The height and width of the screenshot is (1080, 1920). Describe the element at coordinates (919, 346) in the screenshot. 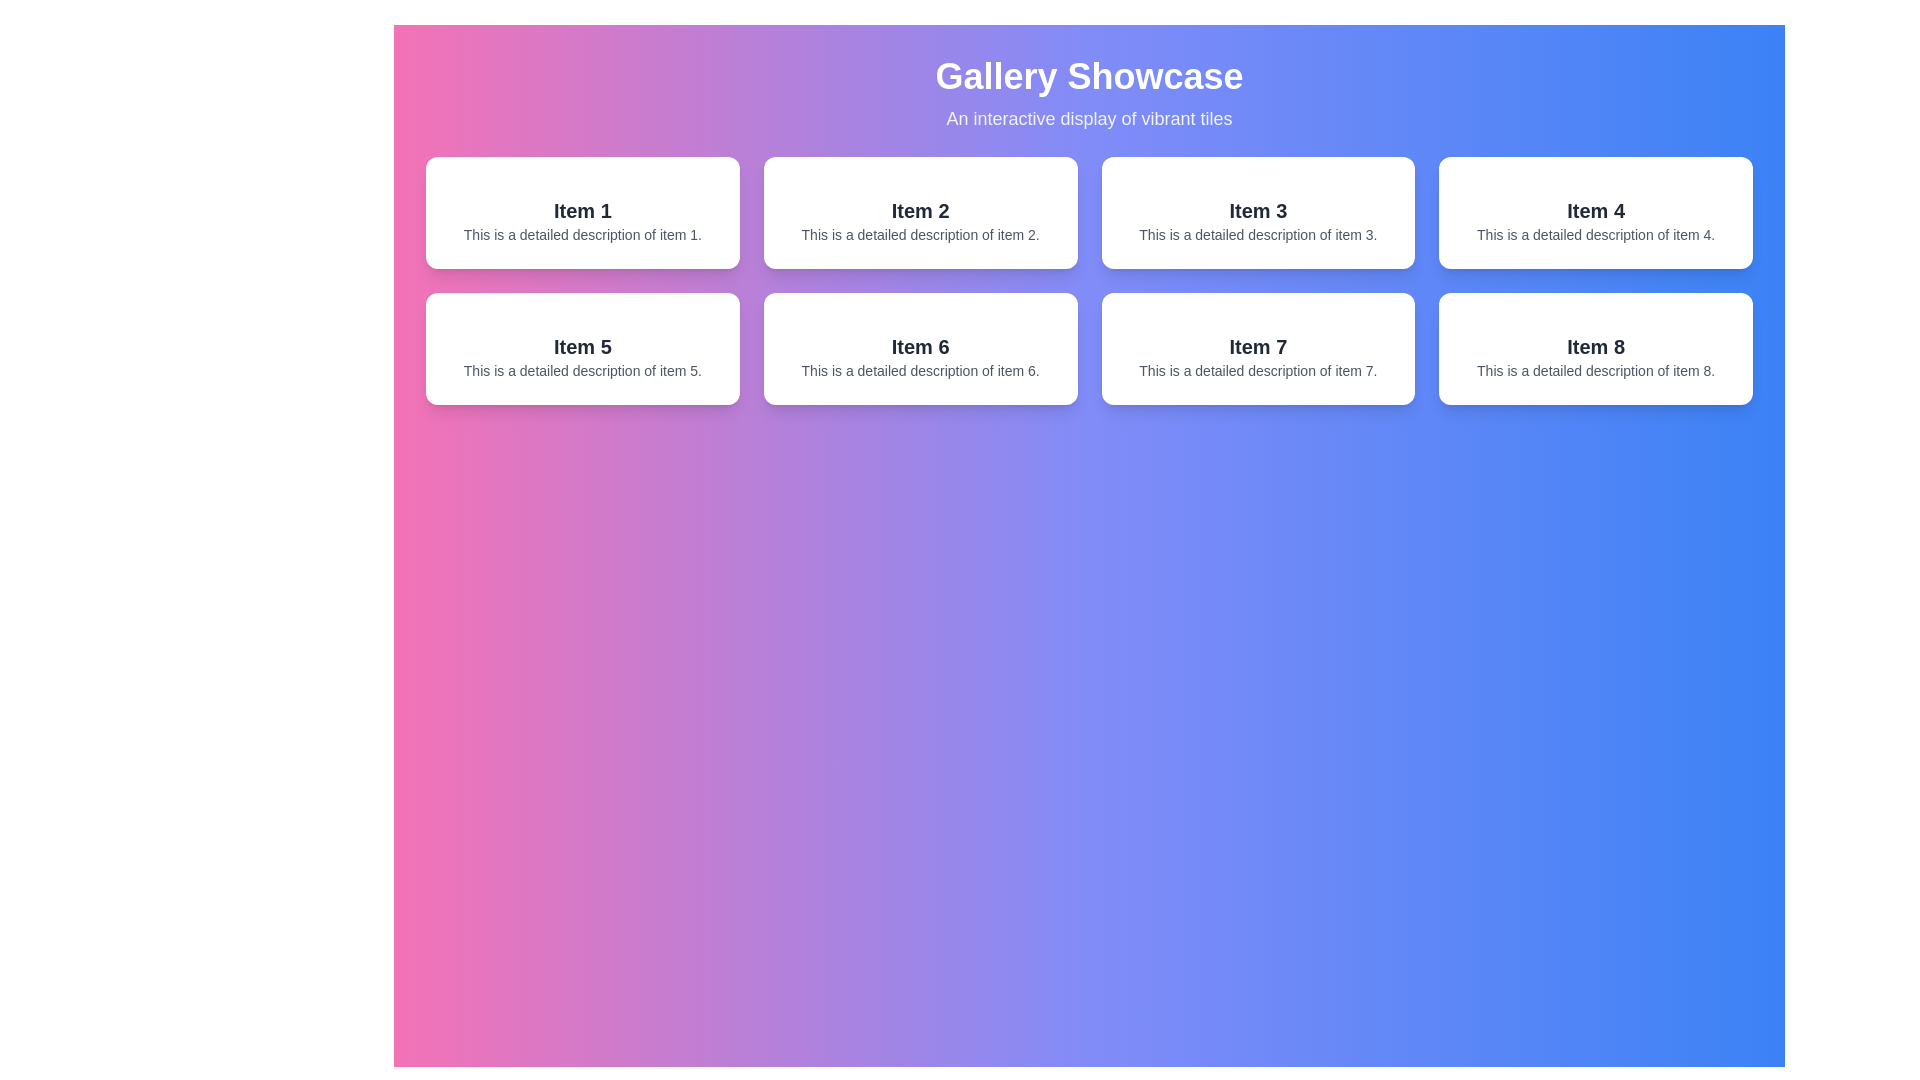

I see `the bold text label reading 'Item 6' located in the third row, second column of the grid layout to focus on the item` at that location.